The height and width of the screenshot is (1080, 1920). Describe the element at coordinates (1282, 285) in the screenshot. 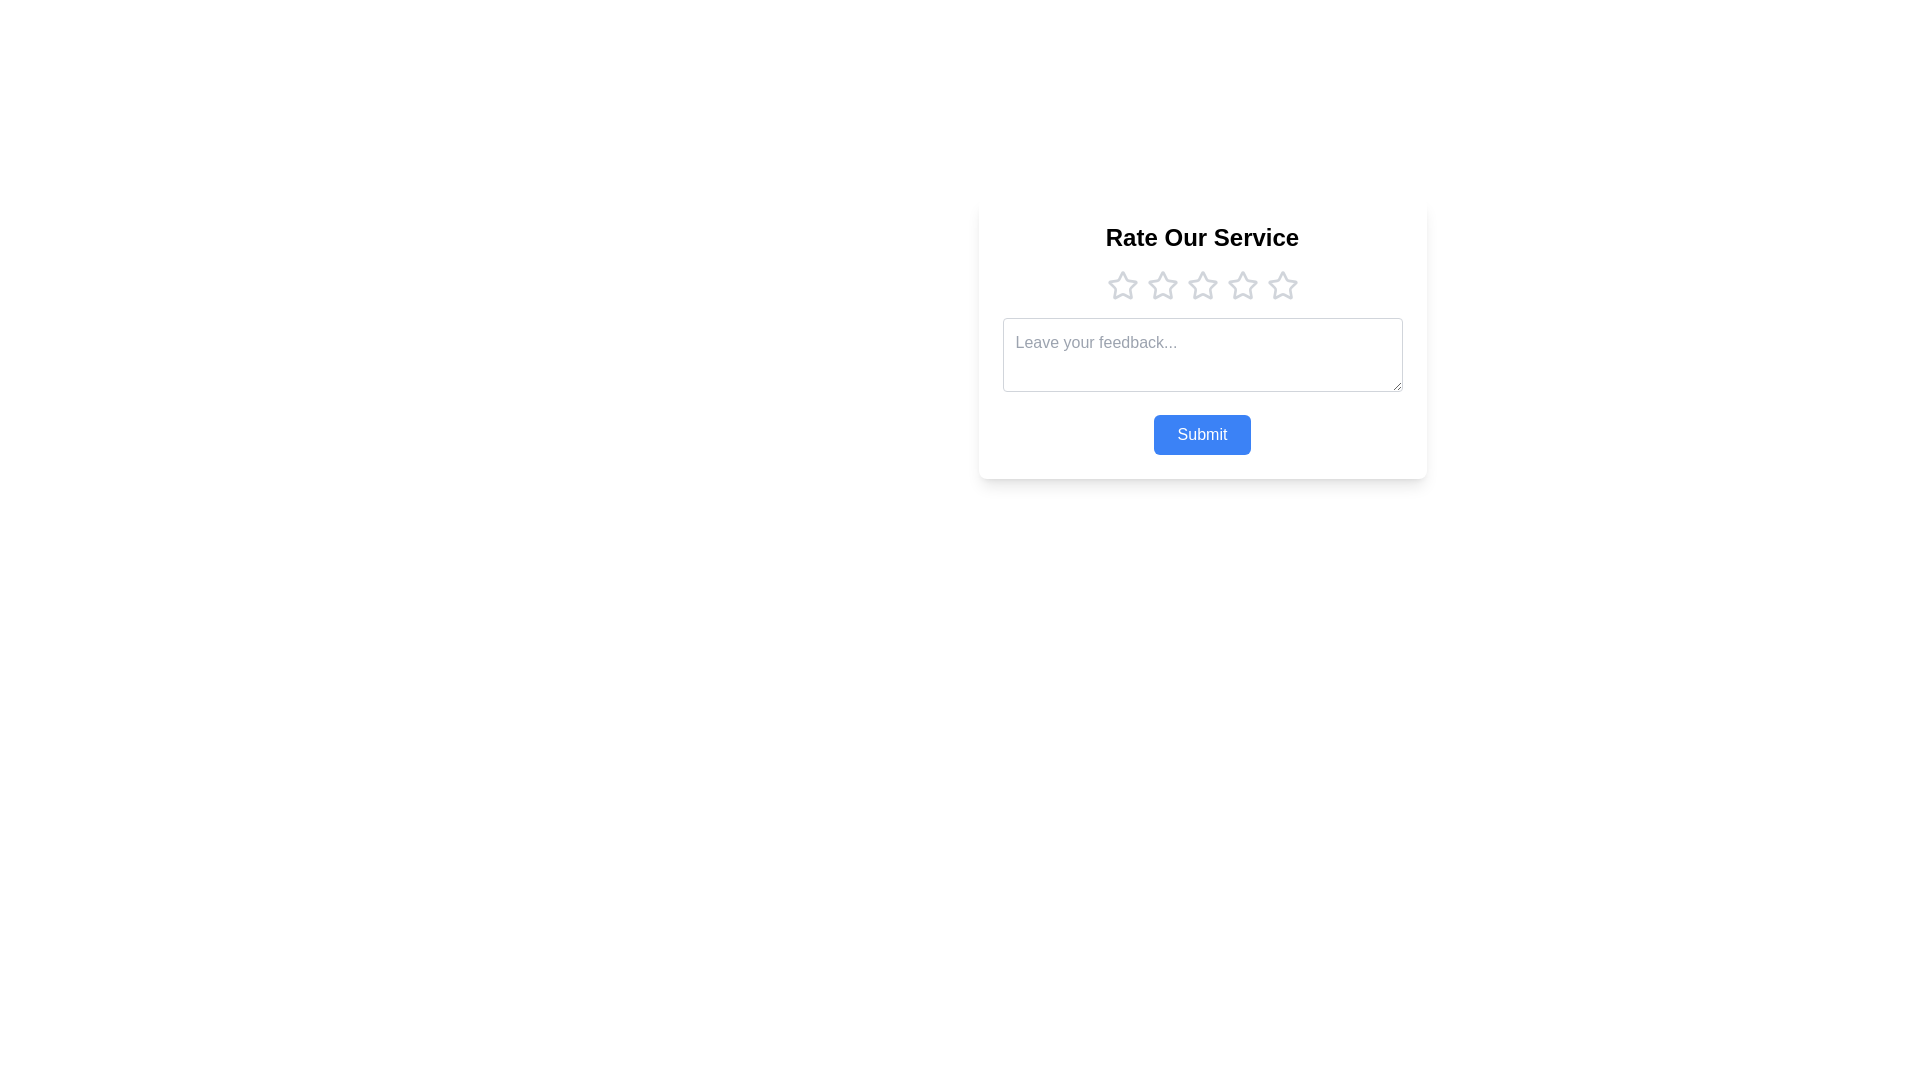

I see `the fifth star-shaped rating icon in the 'Rate Our Service' section` at that location.